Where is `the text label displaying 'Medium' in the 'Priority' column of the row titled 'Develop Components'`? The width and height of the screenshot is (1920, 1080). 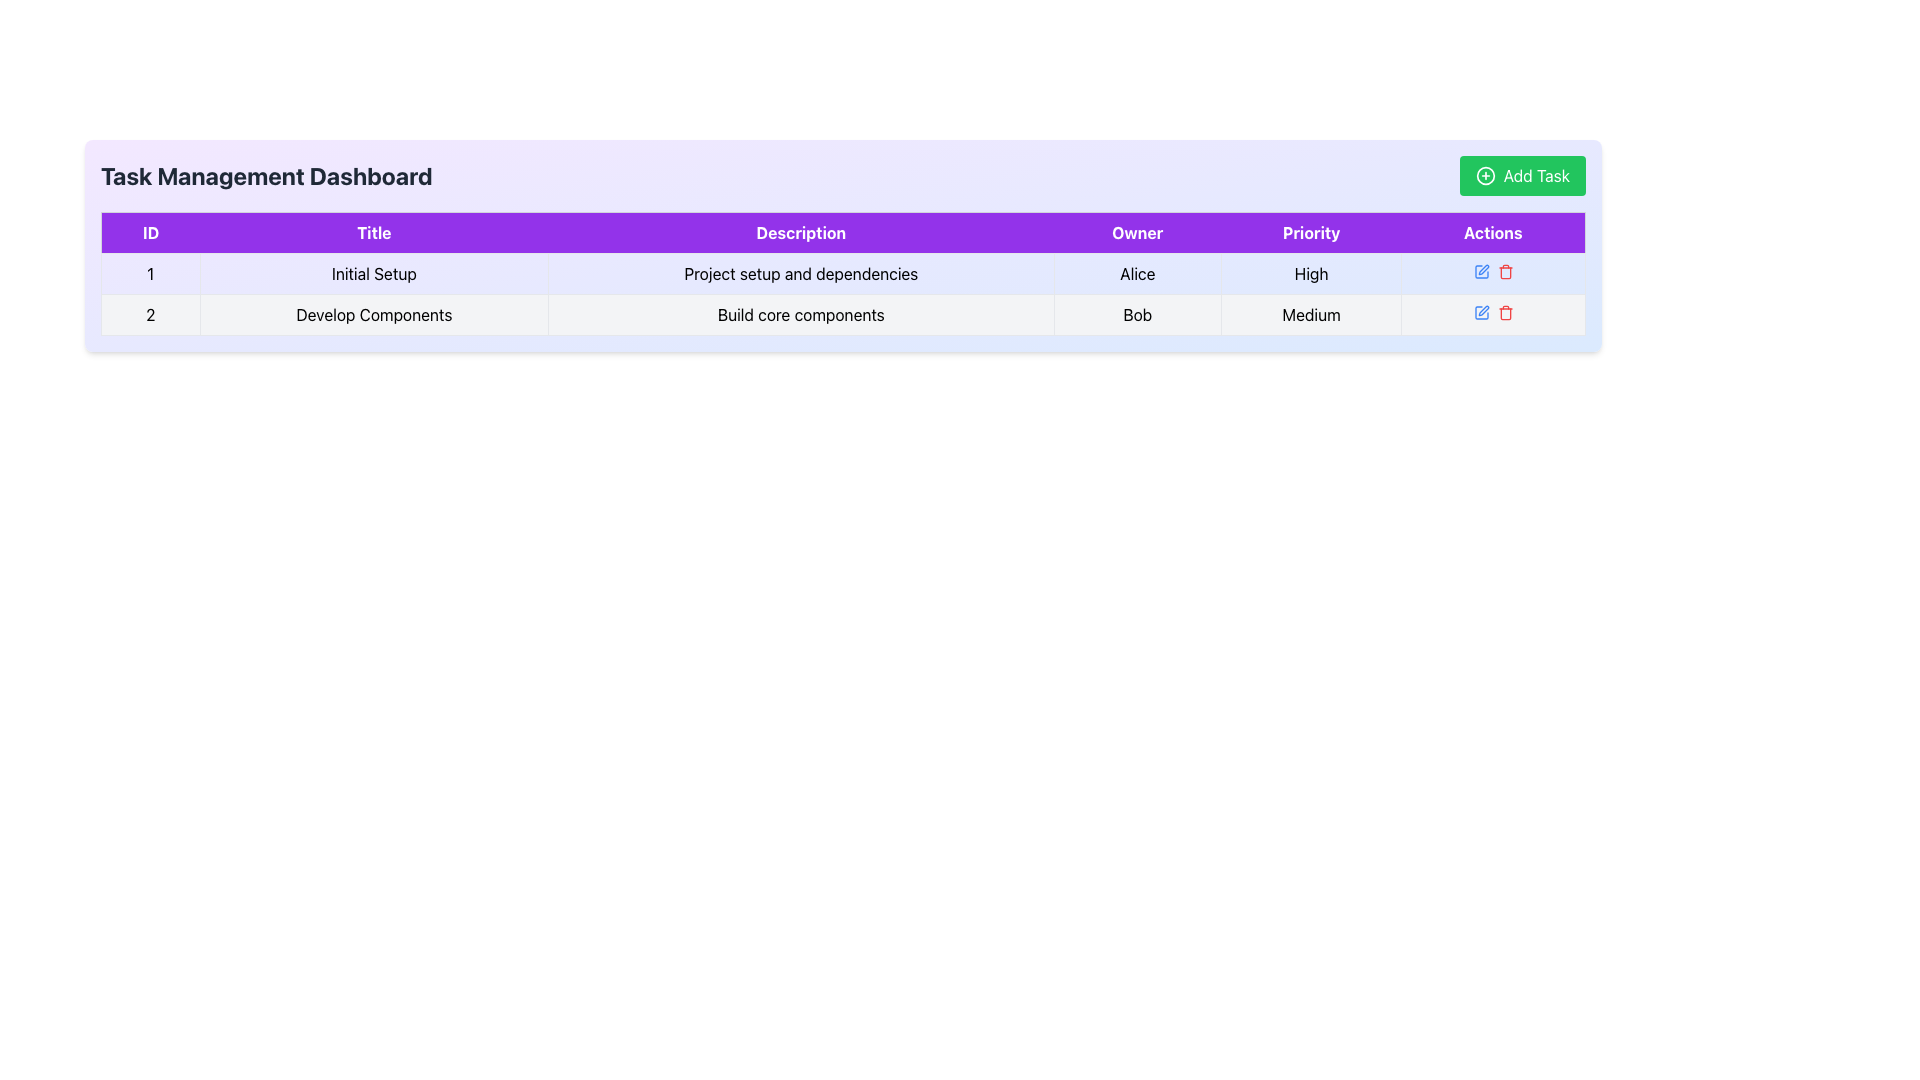 the text label displaying 'Medium' in the 'Priority' column of the row titled 'Develop Components' is located at coordinates (1311, 315).